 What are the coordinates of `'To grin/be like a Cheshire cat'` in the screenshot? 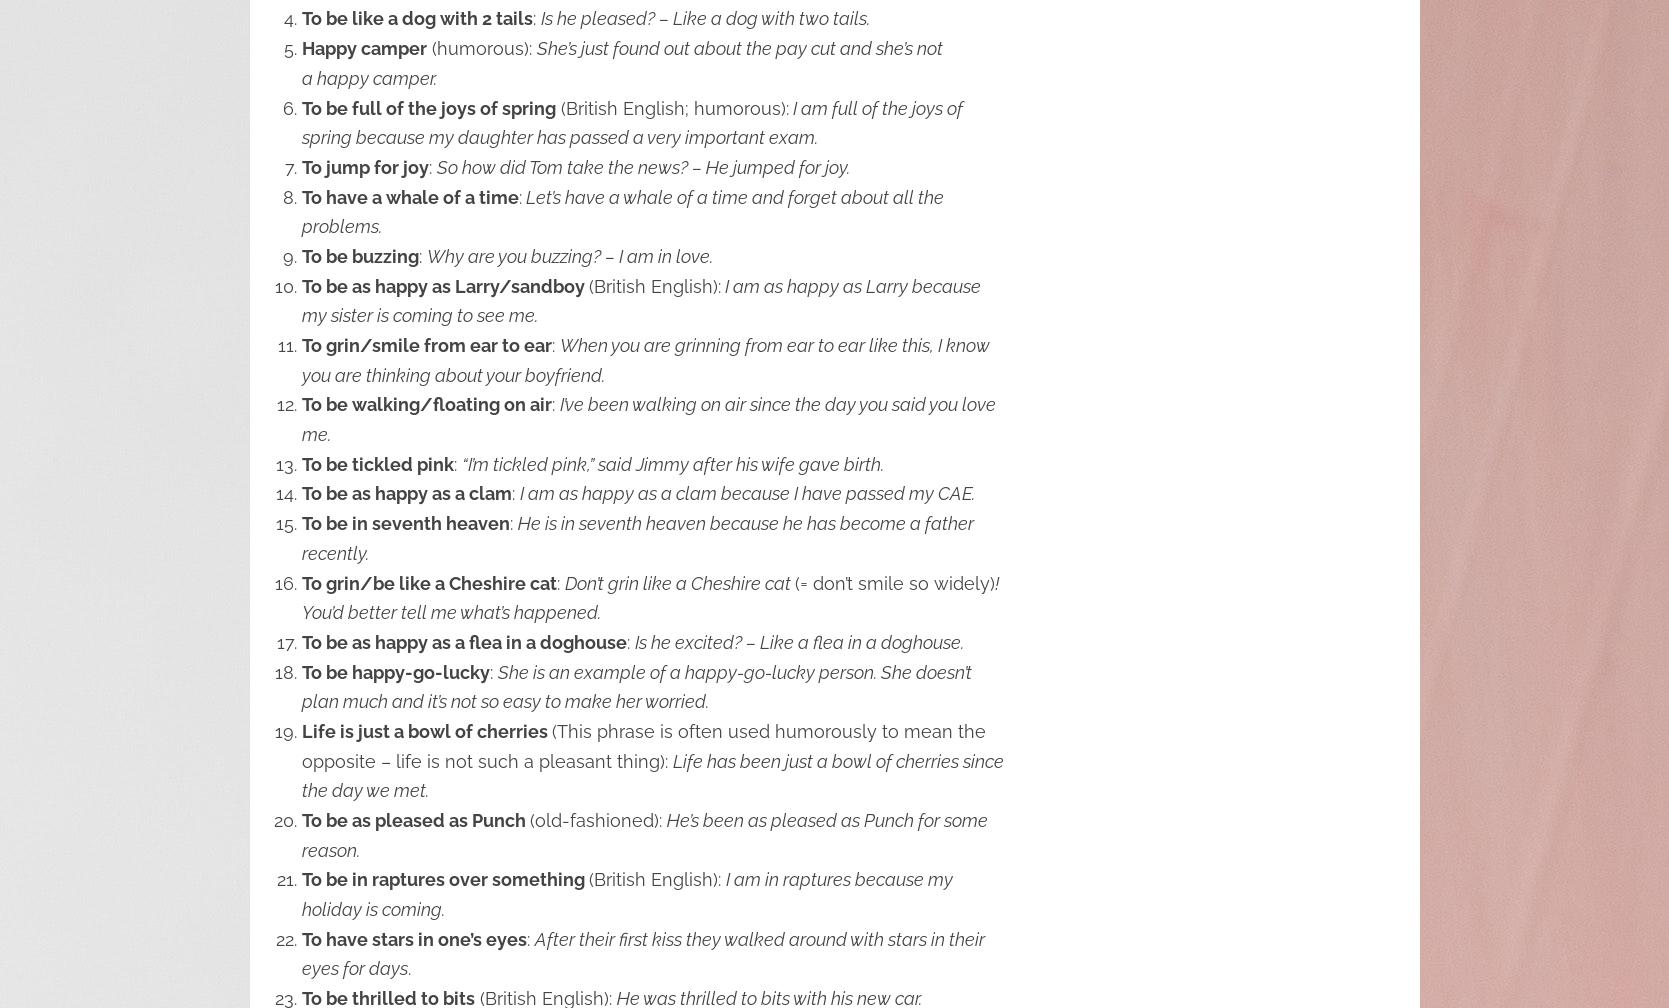 It's located at (428, 582).